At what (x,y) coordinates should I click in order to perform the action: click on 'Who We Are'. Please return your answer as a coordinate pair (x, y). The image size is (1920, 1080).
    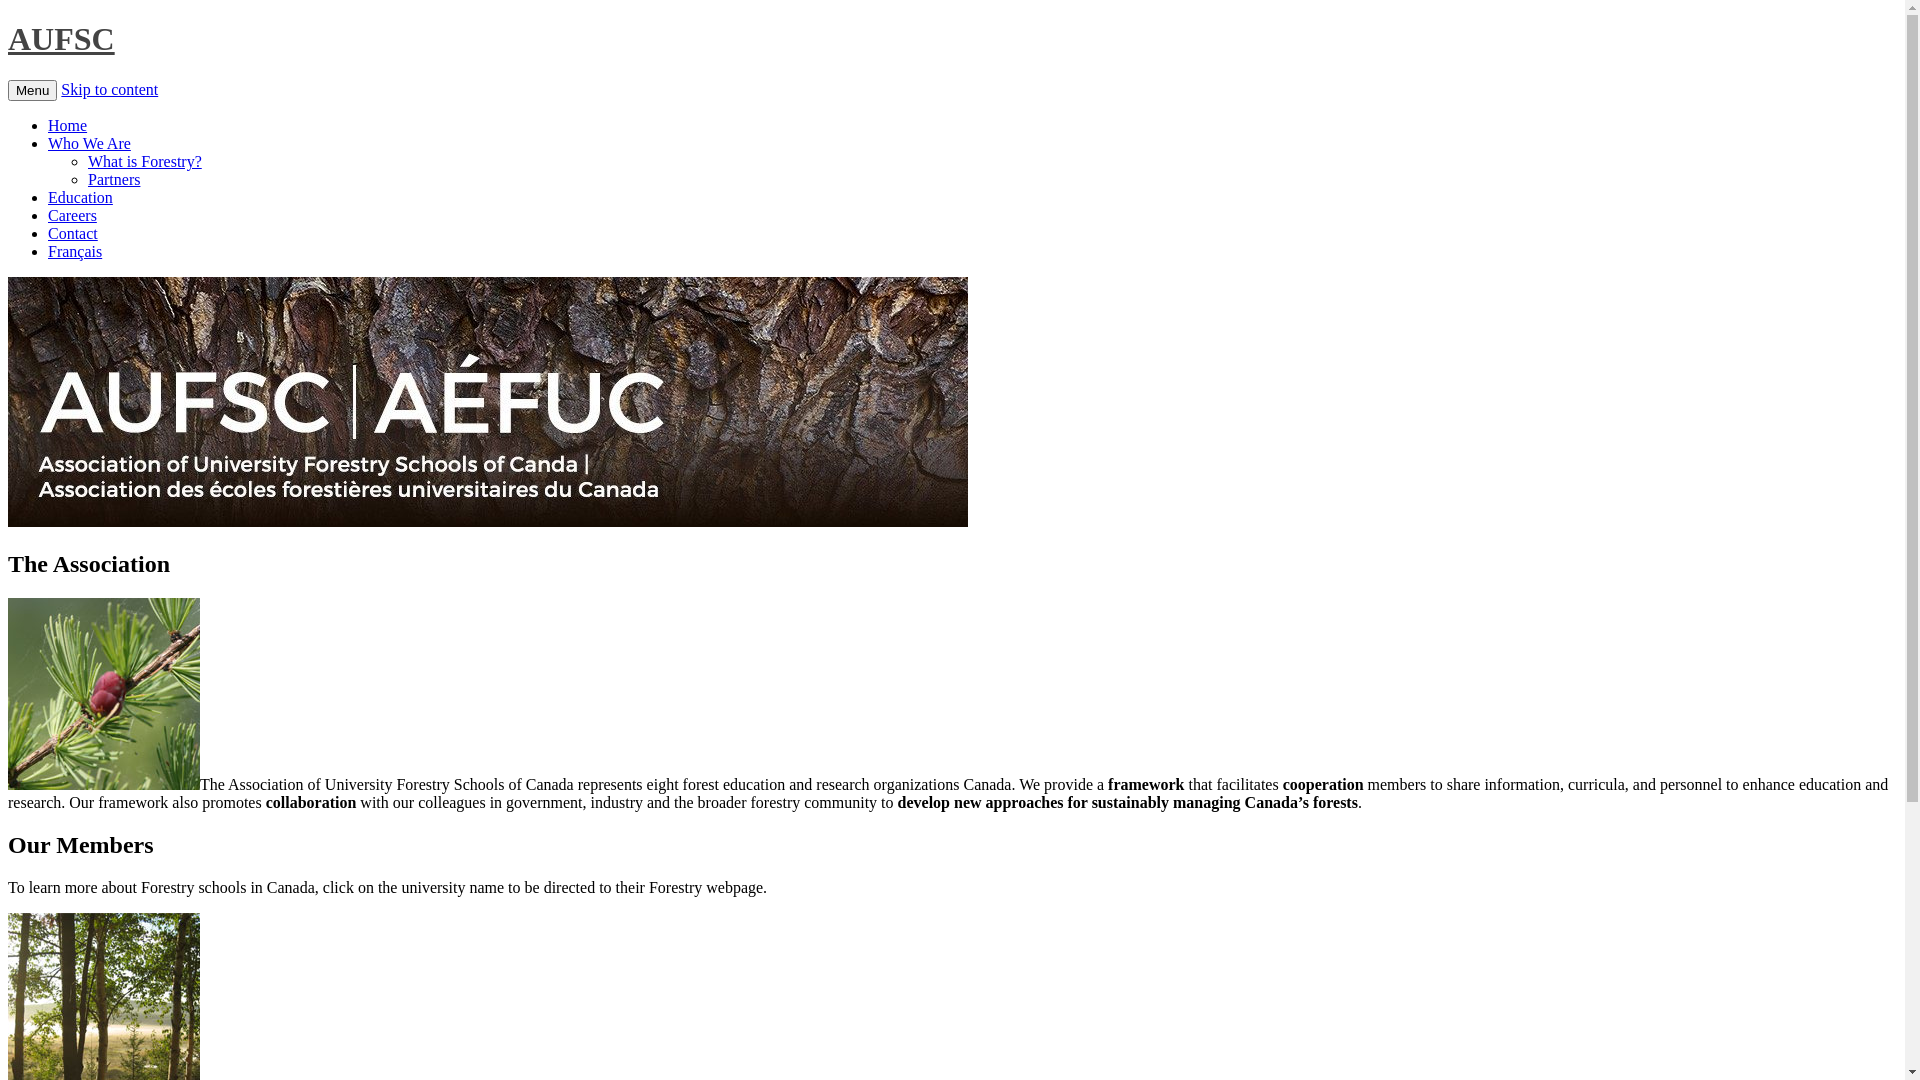
    Looking at the image, I should click on (88, 142).